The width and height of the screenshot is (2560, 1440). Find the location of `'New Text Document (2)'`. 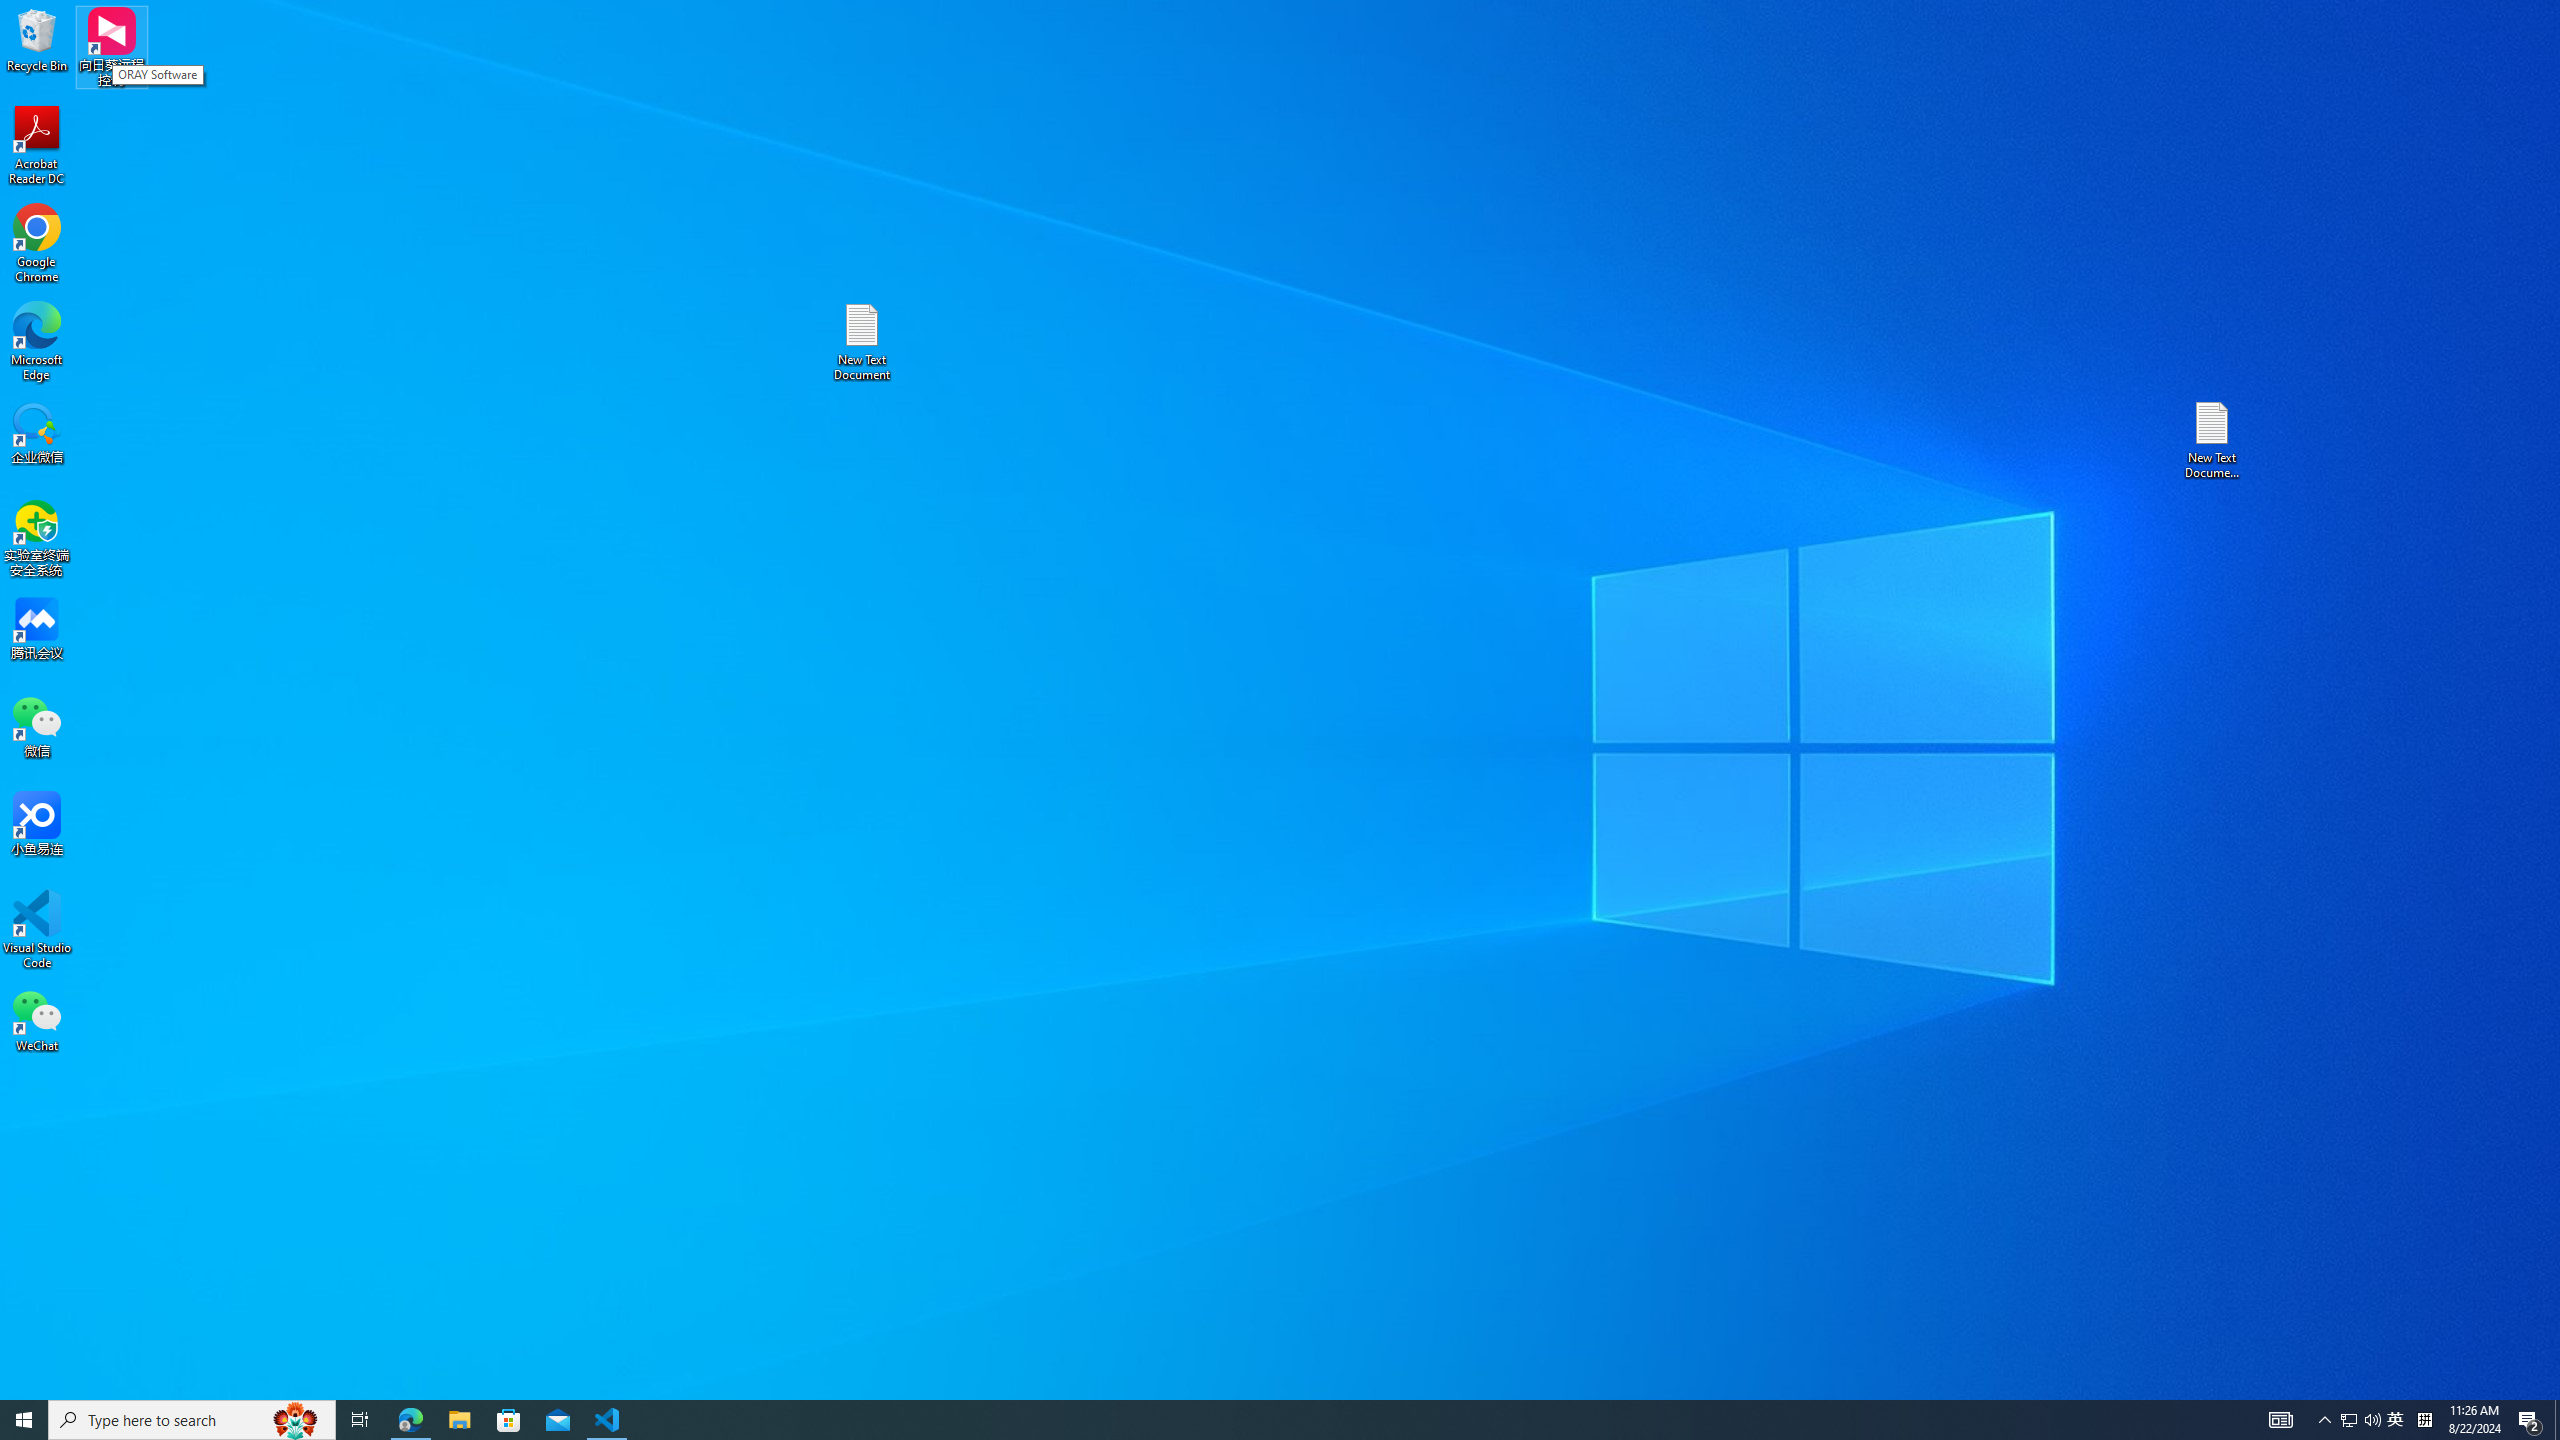

'New Text Document (2)' is located at coordinates (2213, 438).